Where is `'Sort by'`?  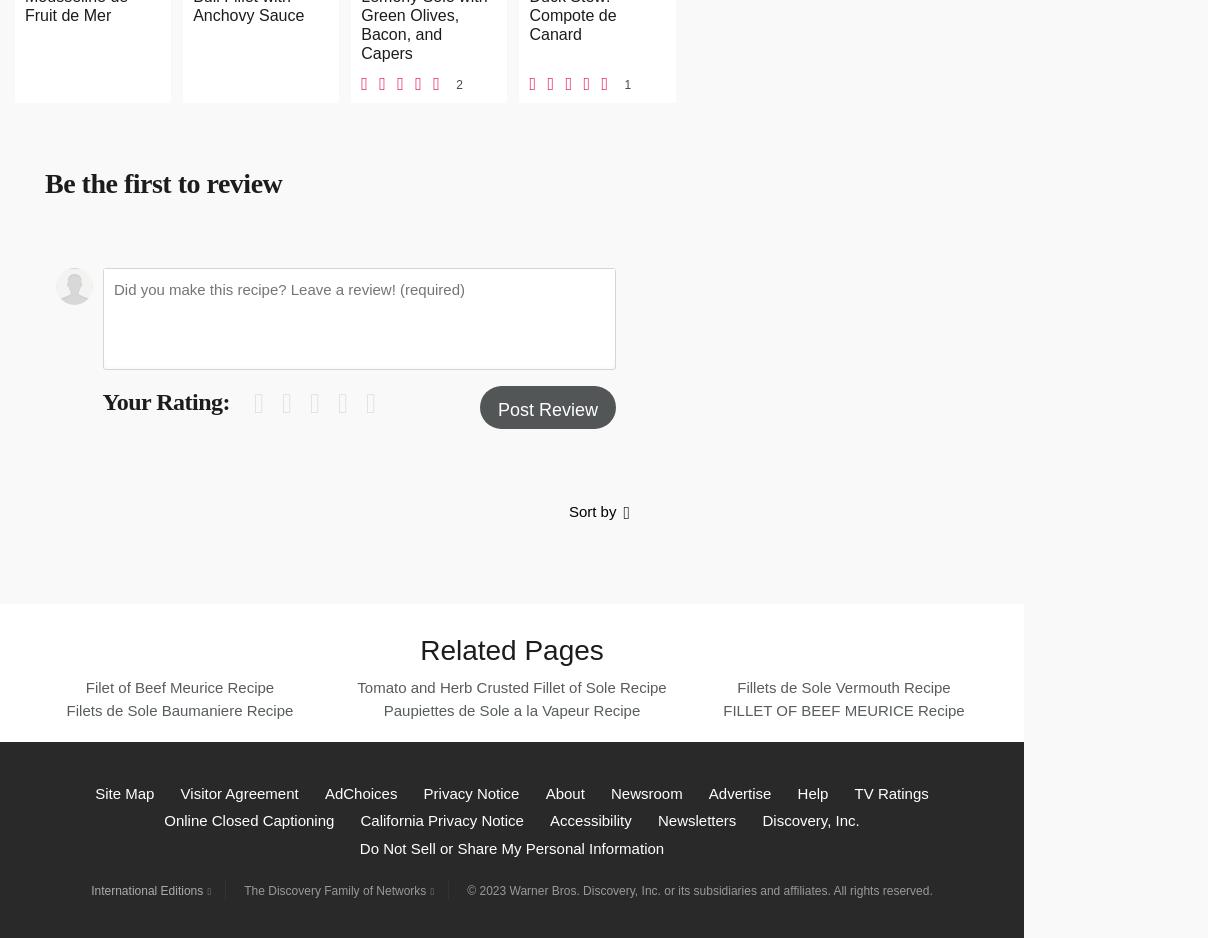
'Sort by' is located at coordinates (592, 509).